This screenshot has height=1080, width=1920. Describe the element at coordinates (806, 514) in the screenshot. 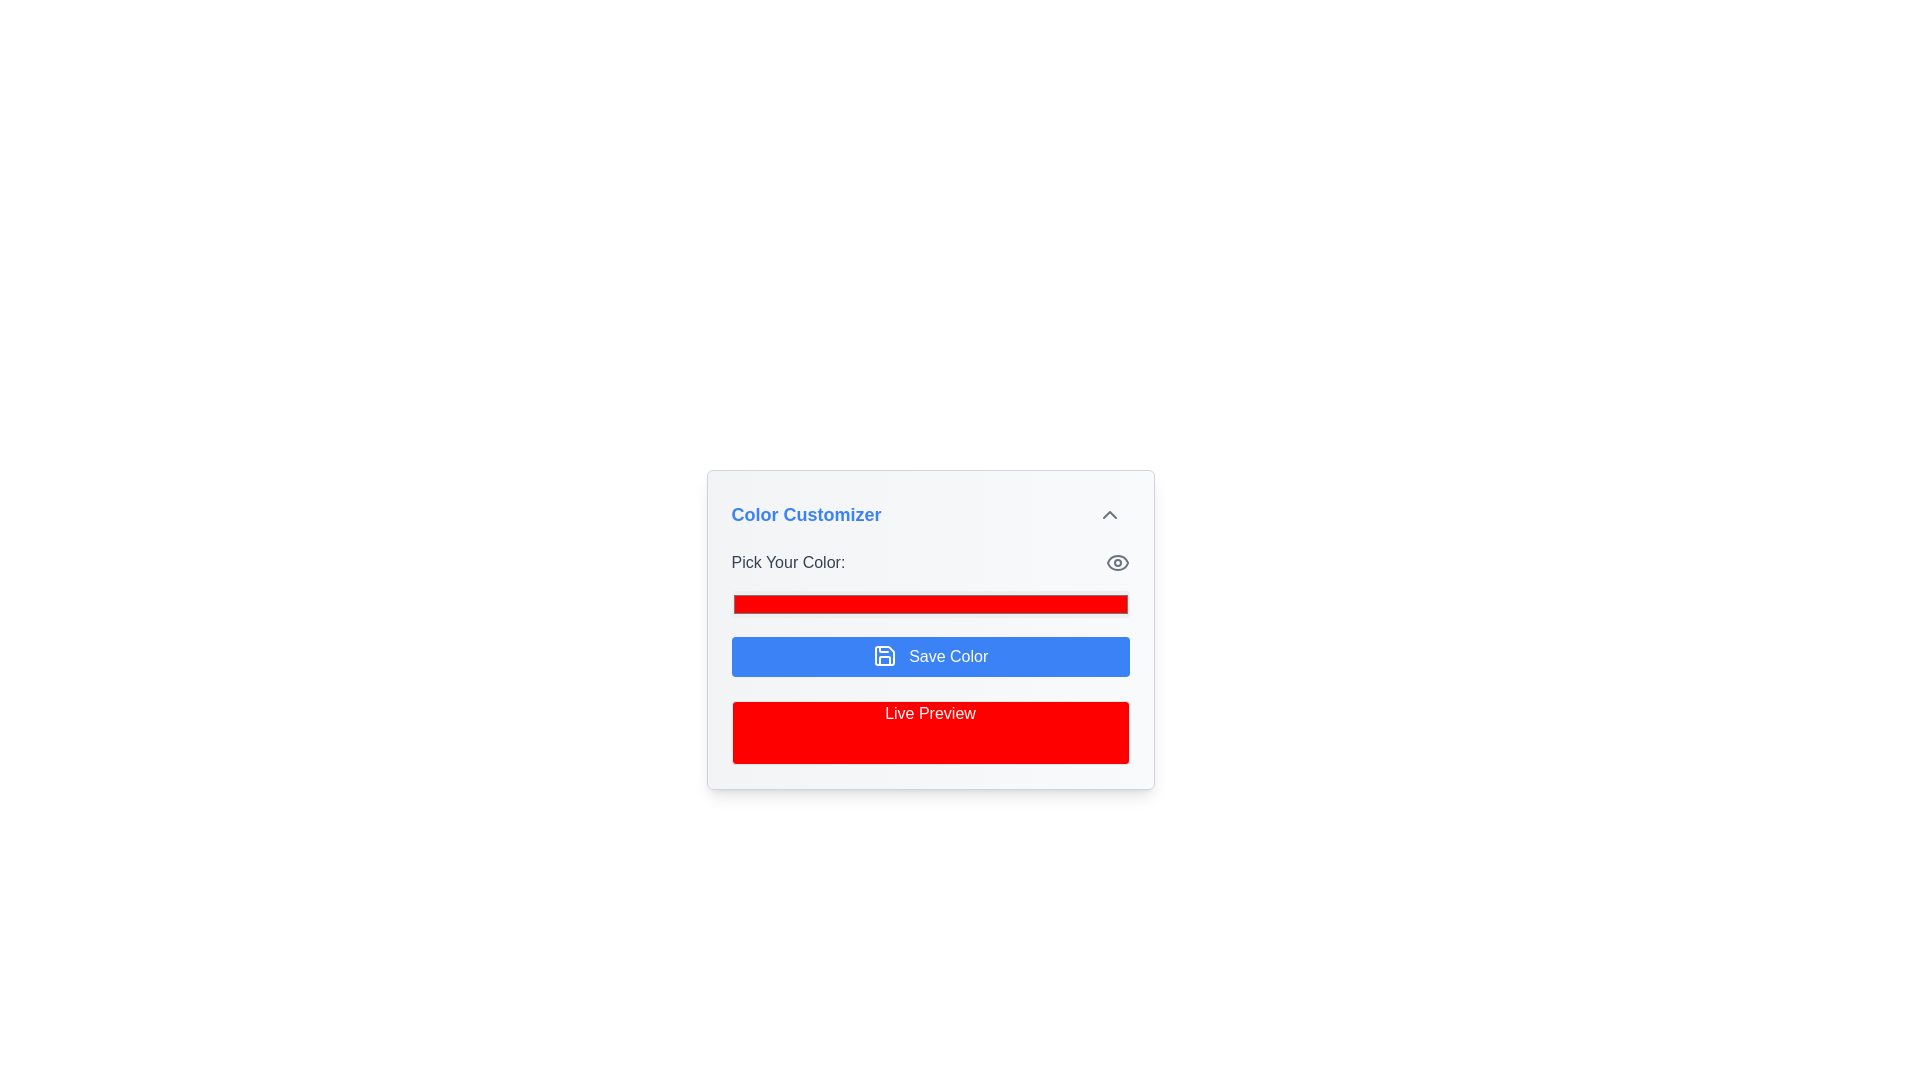

I see `the text label indicating the functionality of the color customization panel, which is located at the top-left corner of the panel` at that location.